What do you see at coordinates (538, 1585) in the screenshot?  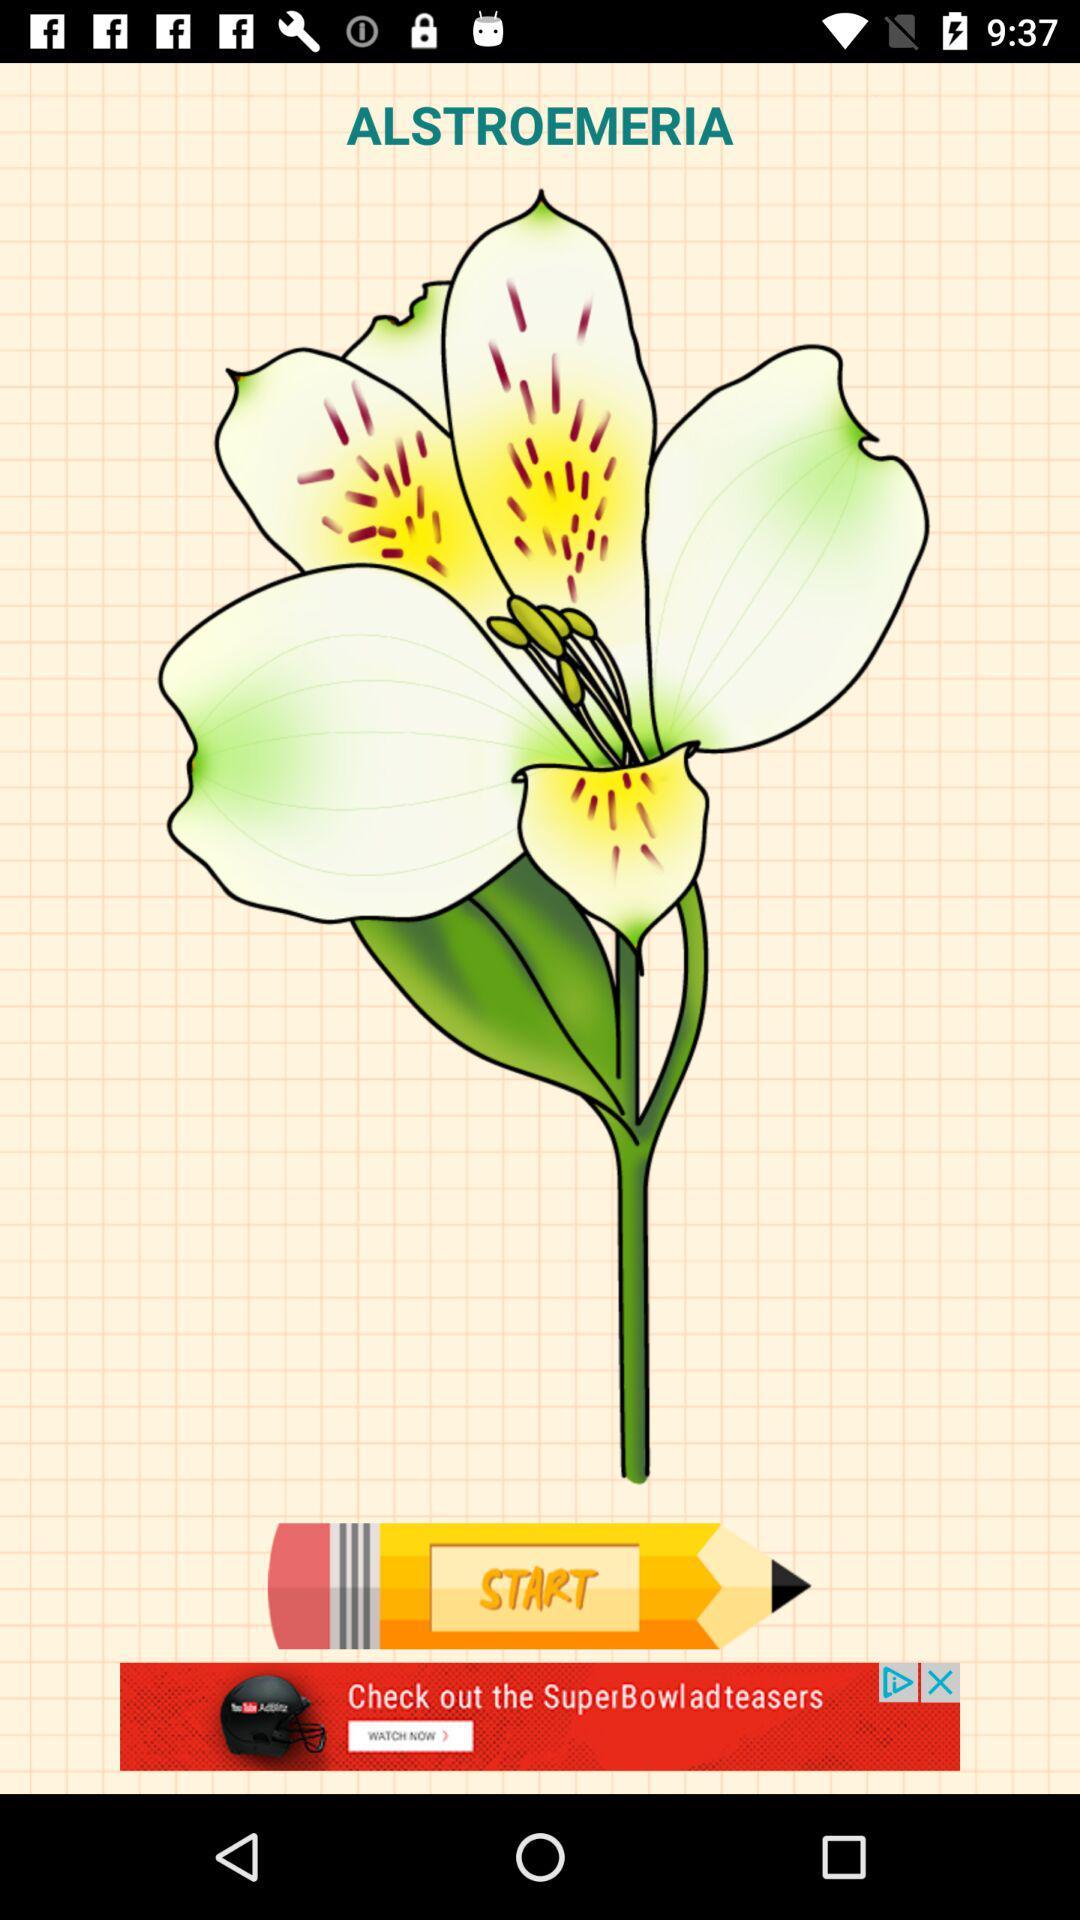 I see `start editing picture` at bounding box center [538, 1585].